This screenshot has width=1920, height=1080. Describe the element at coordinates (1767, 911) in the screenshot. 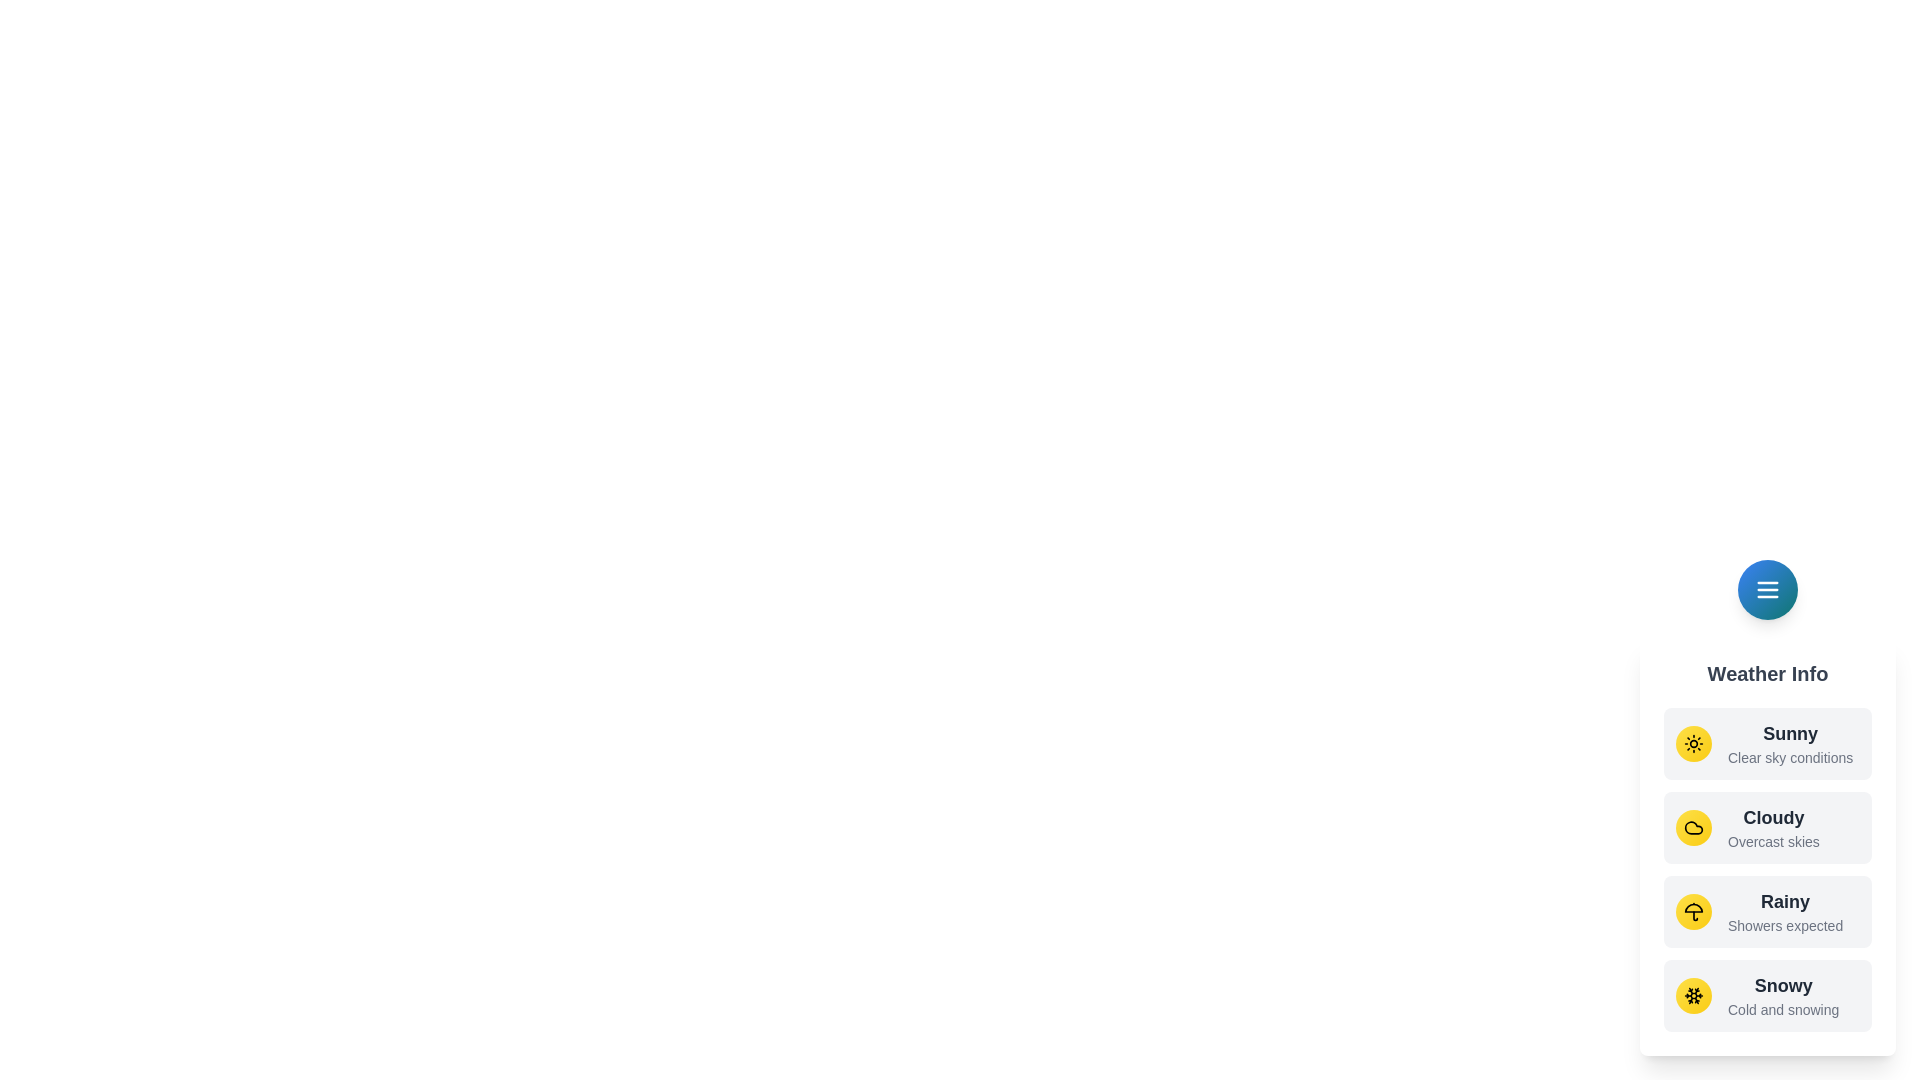

I see `the weather option Rainy from the menu` at that location.